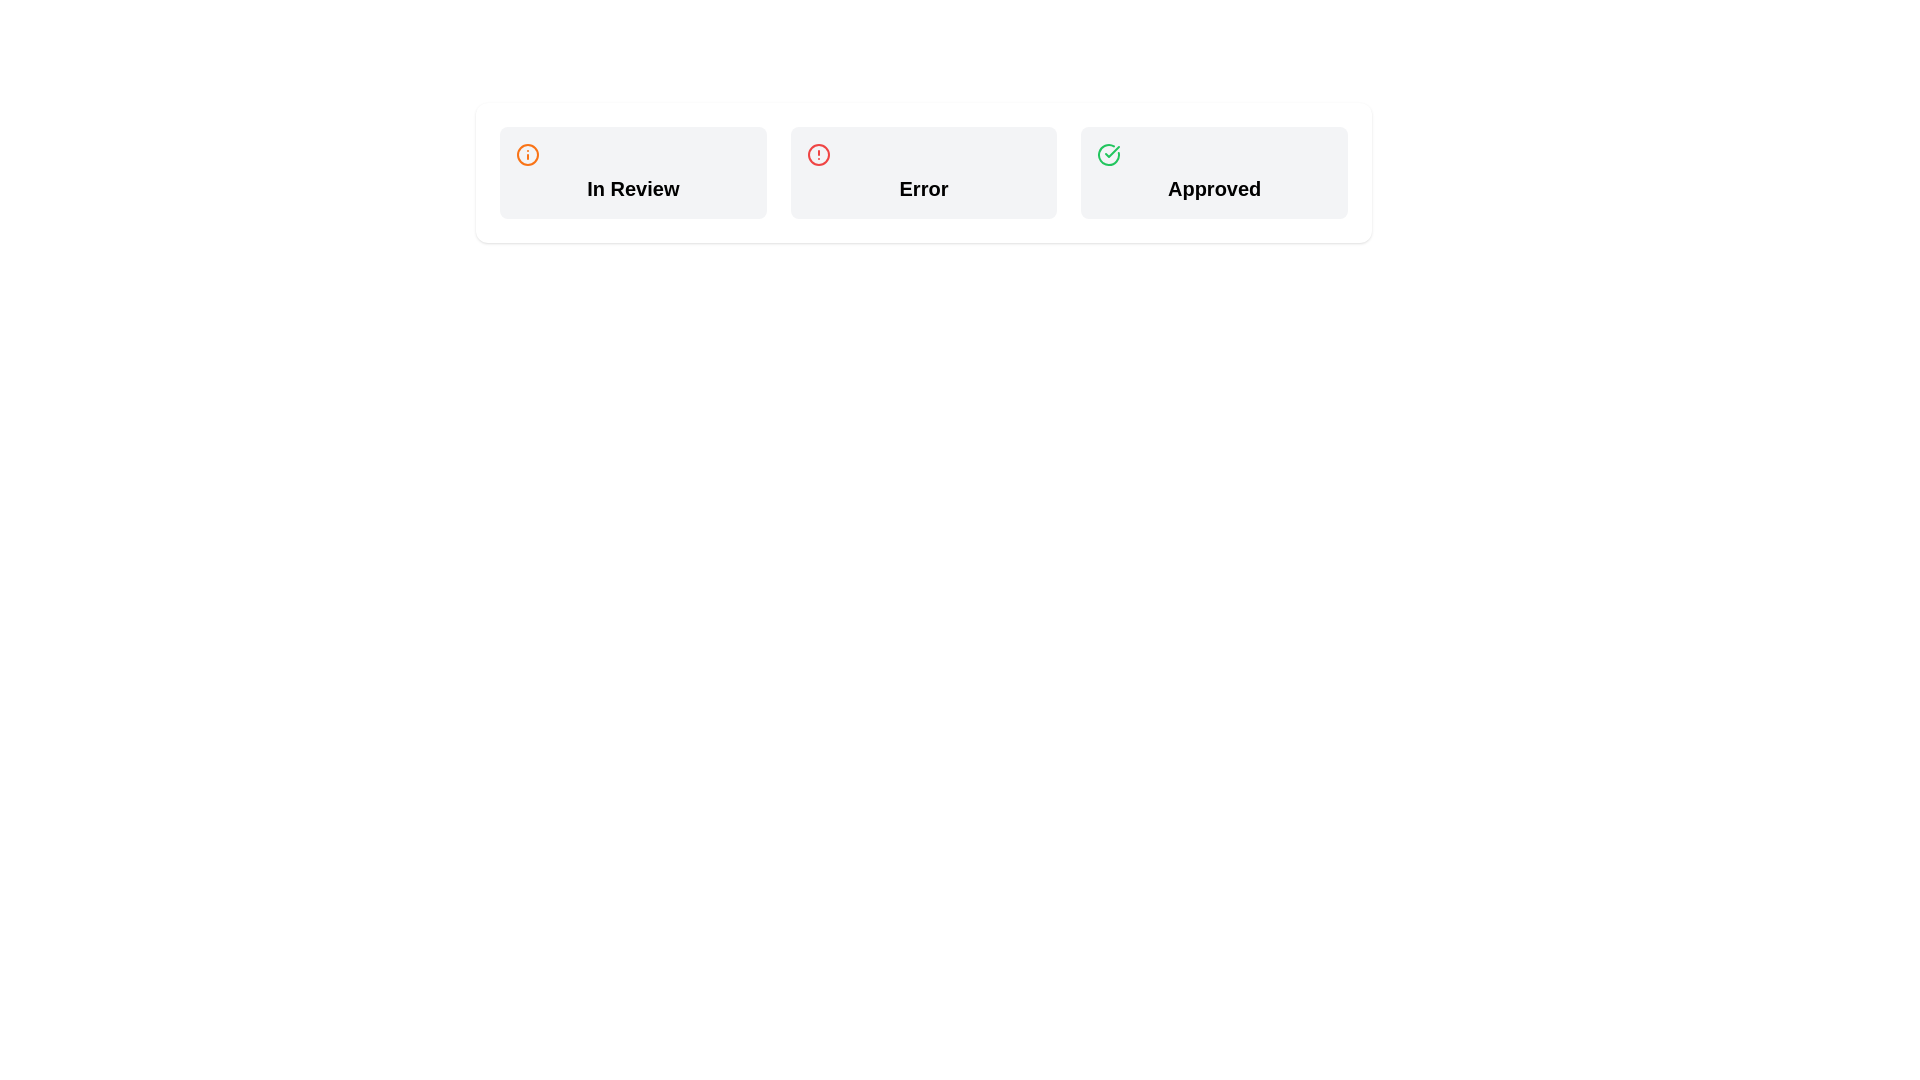 The image size is (1920, 1080). Describe the element at coordinates (632, 172) in the screenshot. I see `the status indicator labeled 'In Review', which is a rectangular box with rounded corners and an orange circular icon with an 'i' symbol` at that location.